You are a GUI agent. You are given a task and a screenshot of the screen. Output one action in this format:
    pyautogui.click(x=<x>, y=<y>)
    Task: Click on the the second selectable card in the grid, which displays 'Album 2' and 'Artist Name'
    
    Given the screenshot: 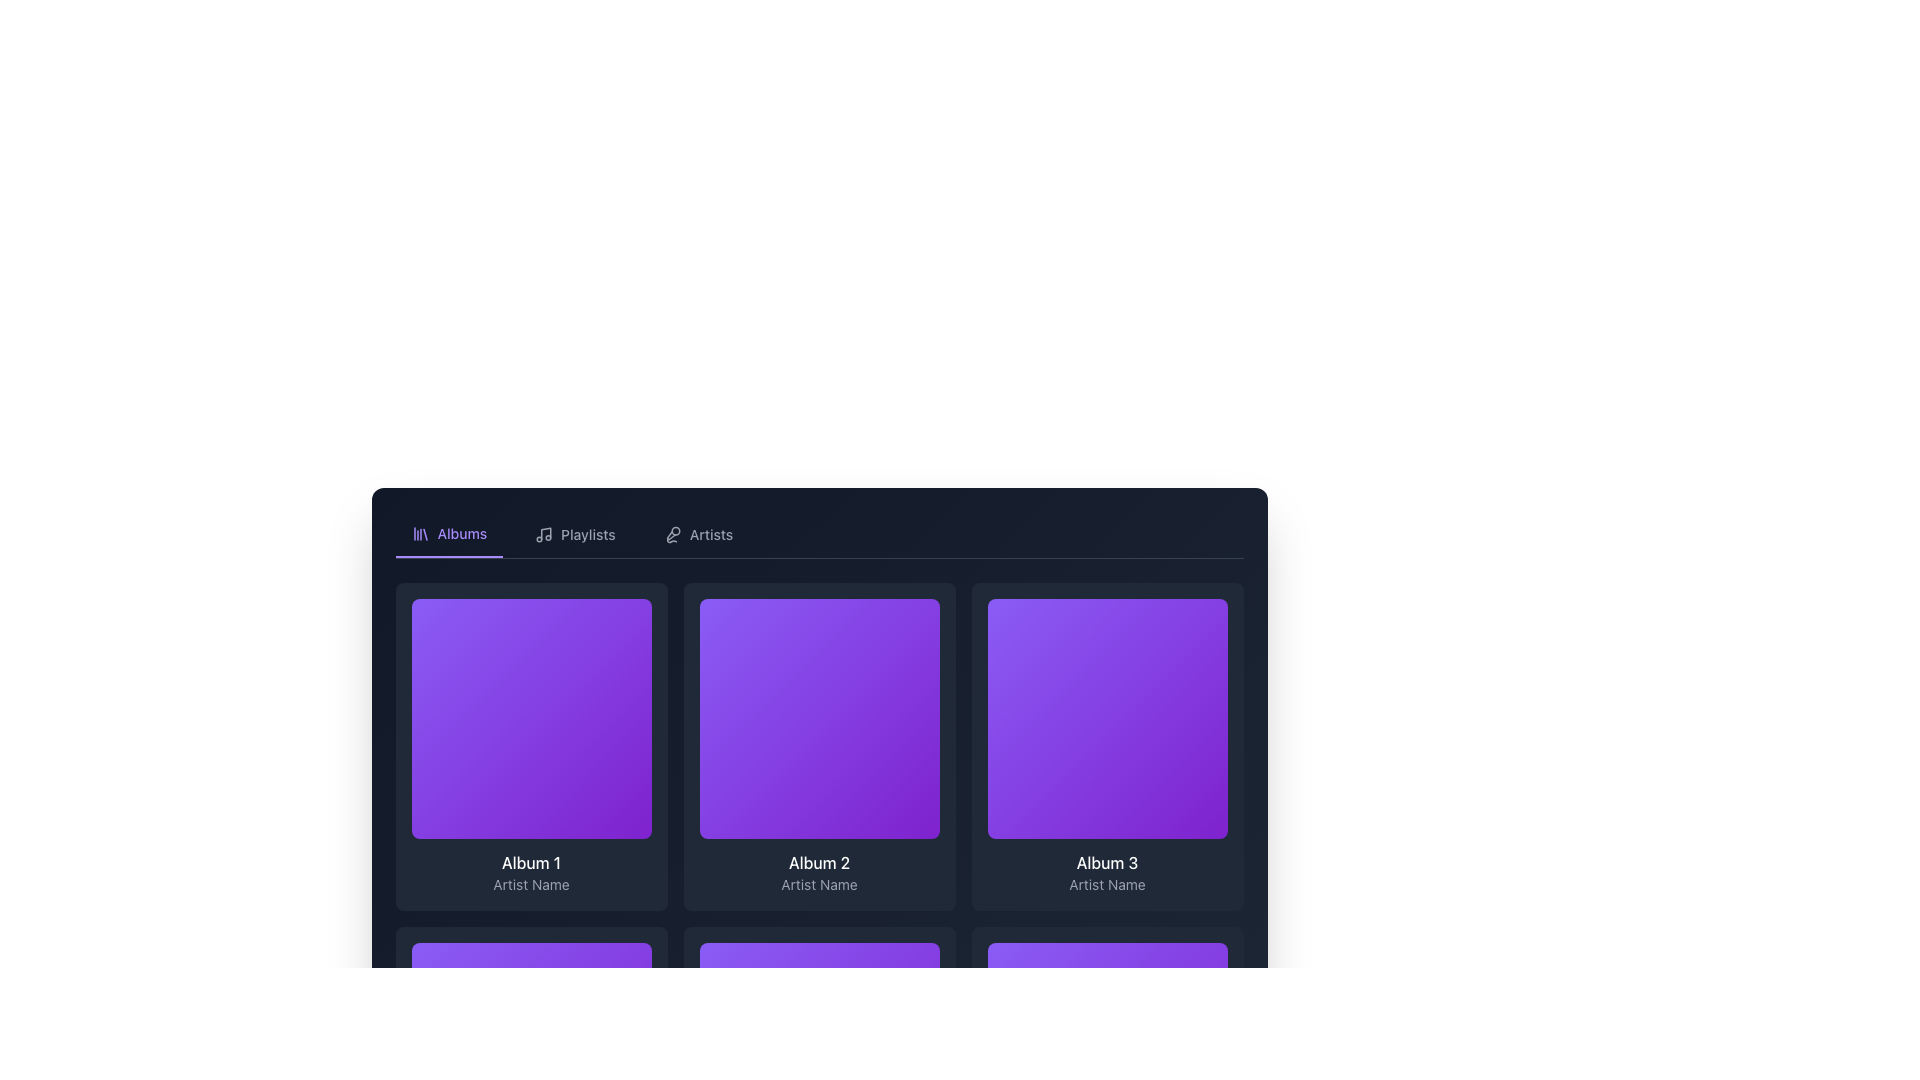 What is the action you would take?
    pyautogui.click(x=819, y=747)
    